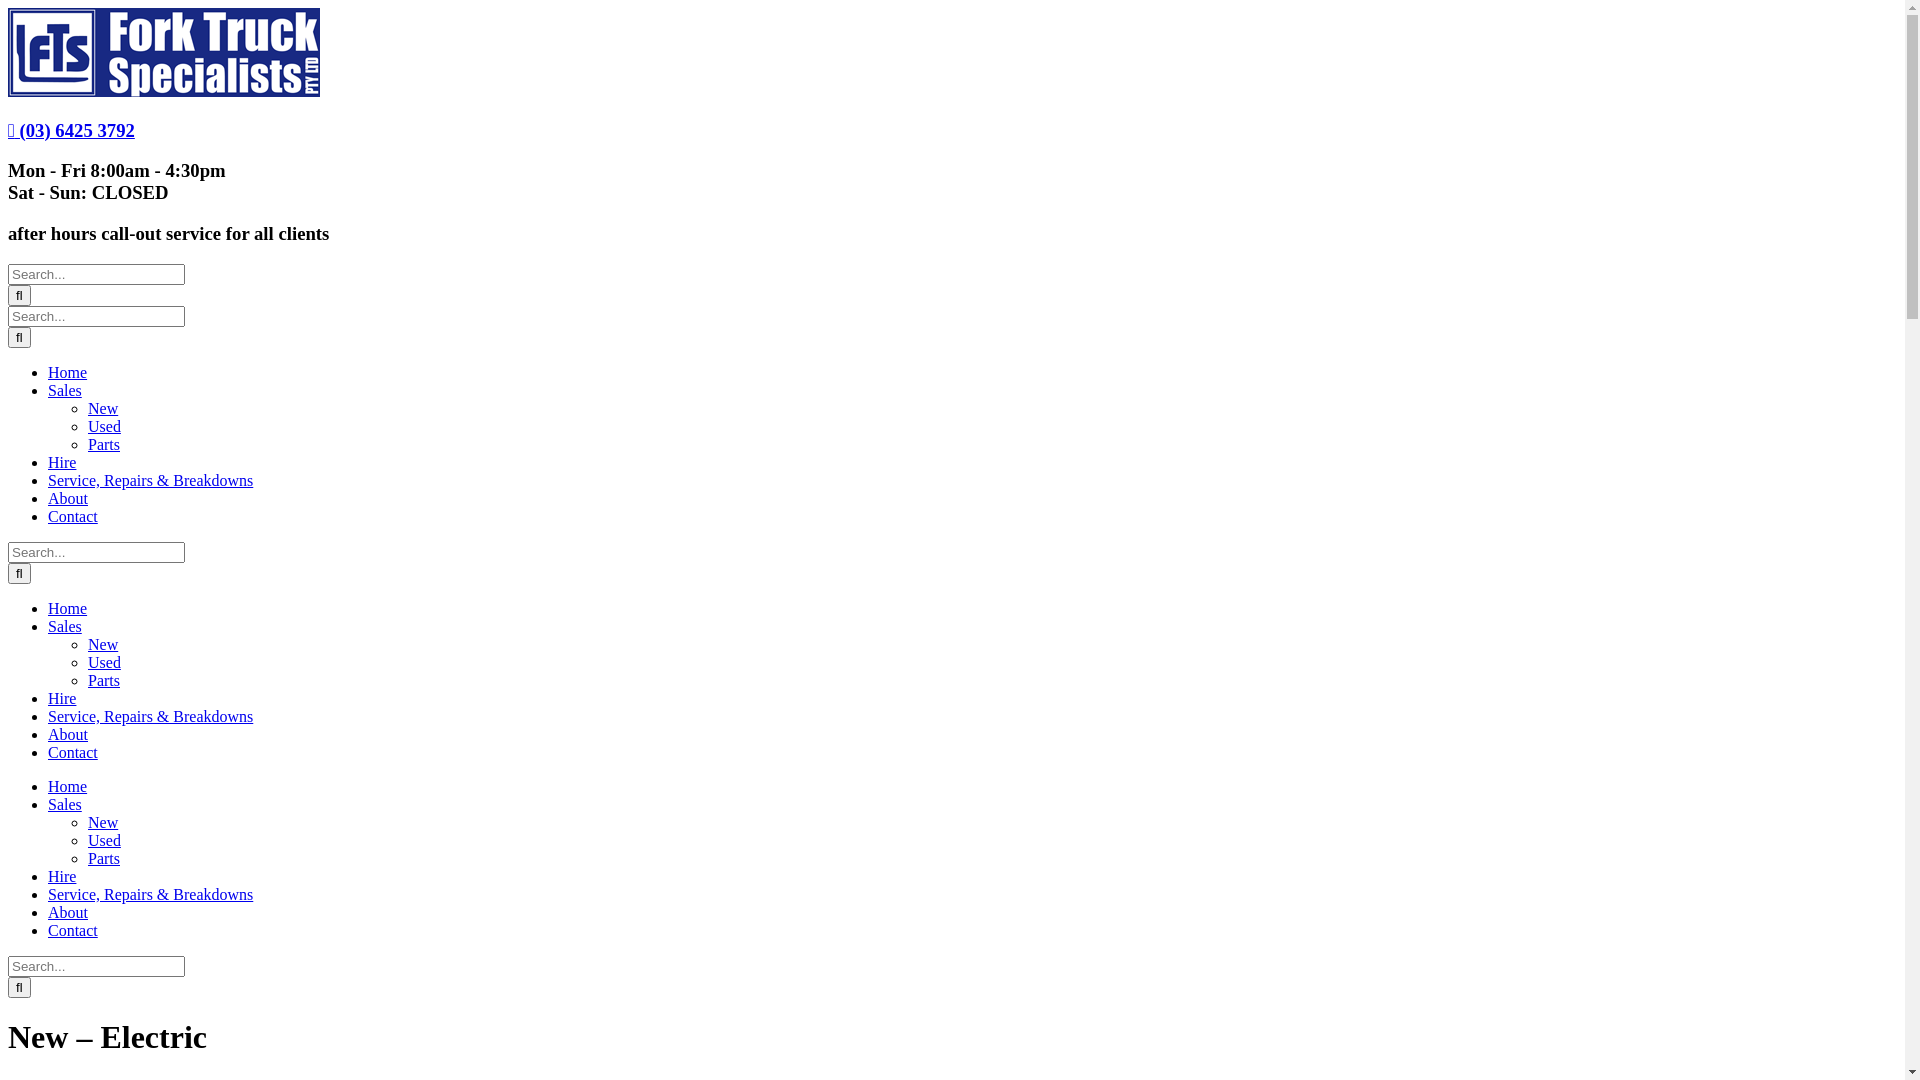 The width and height of the screenshot is (1920, 1080). What do you see at coordinates (103, 840) in the screenshot?
I see `'Used'` at bounding box center [103, 840].